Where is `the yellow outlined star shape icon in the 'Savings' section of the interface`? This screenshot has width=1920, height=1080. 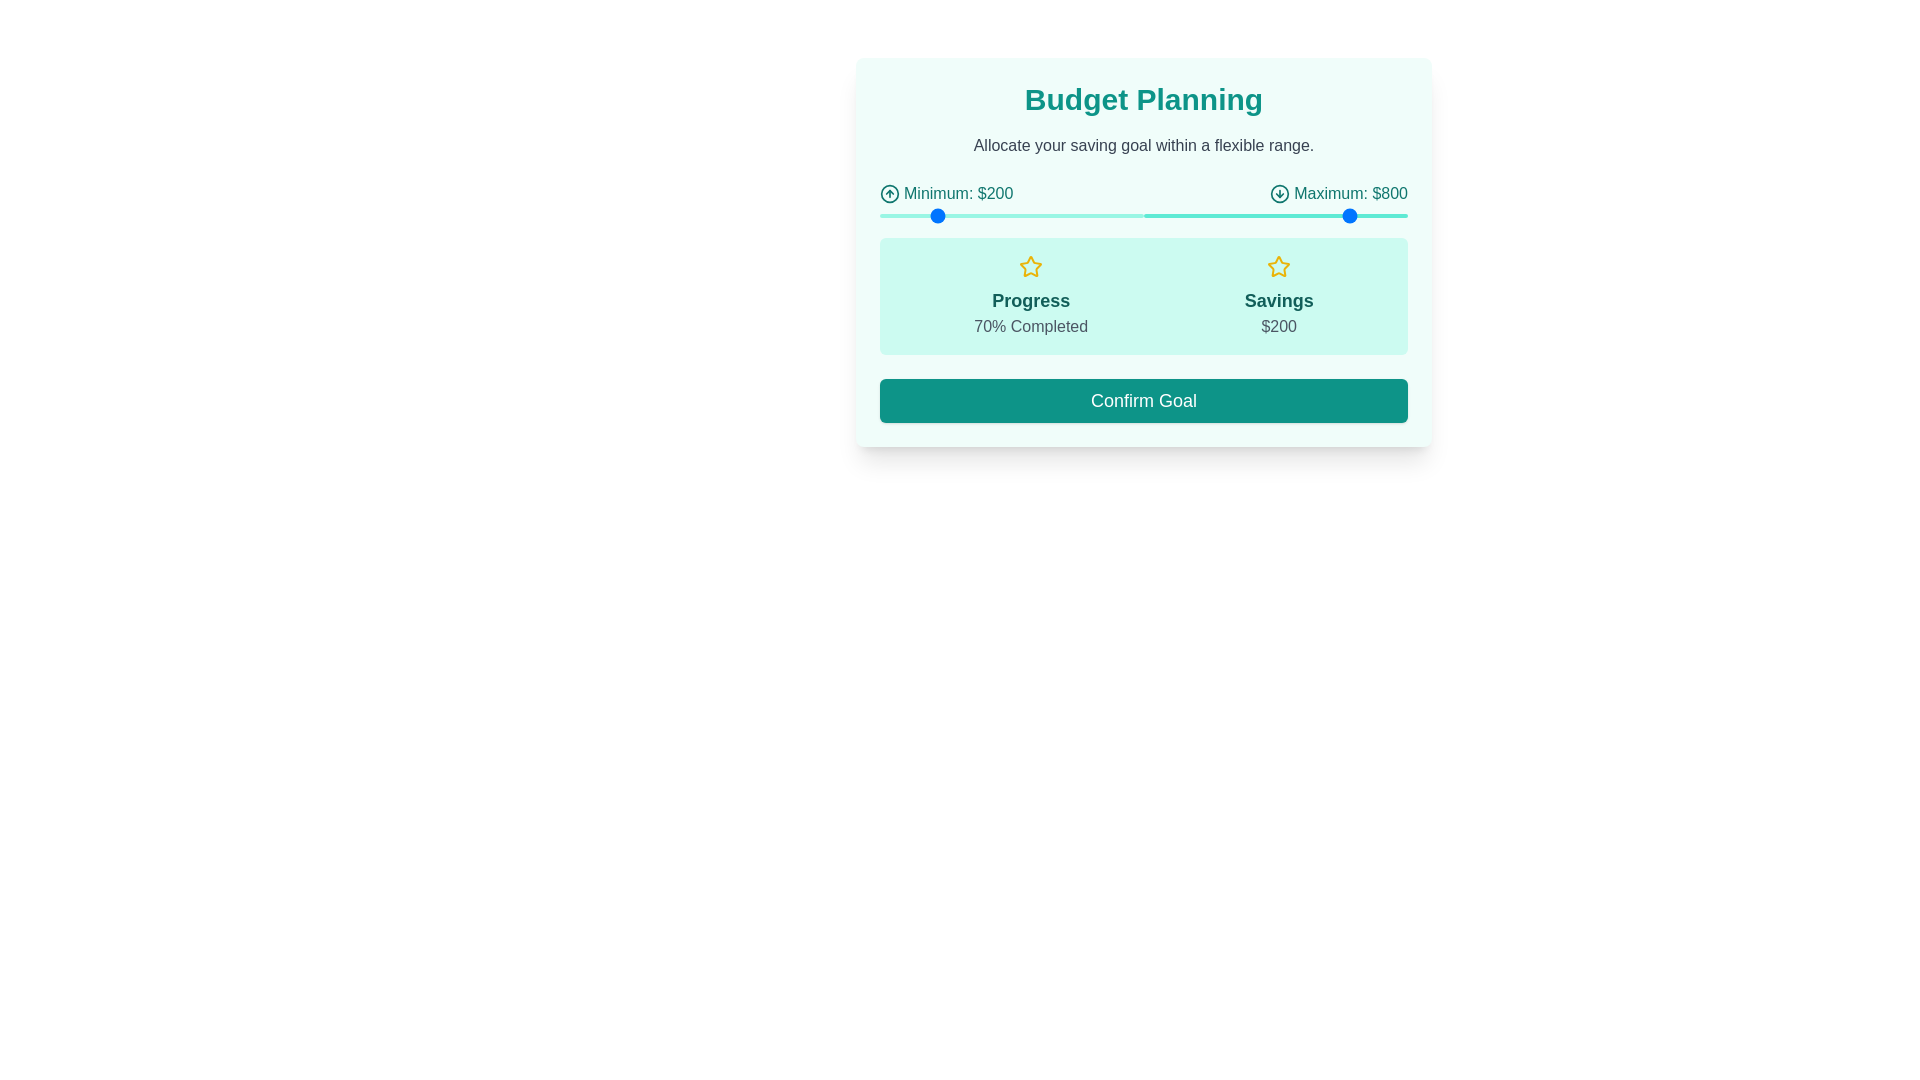
the yellow outlined star shape icon in the 'Savings' section of the interface is located at coordinates (1031, 265).